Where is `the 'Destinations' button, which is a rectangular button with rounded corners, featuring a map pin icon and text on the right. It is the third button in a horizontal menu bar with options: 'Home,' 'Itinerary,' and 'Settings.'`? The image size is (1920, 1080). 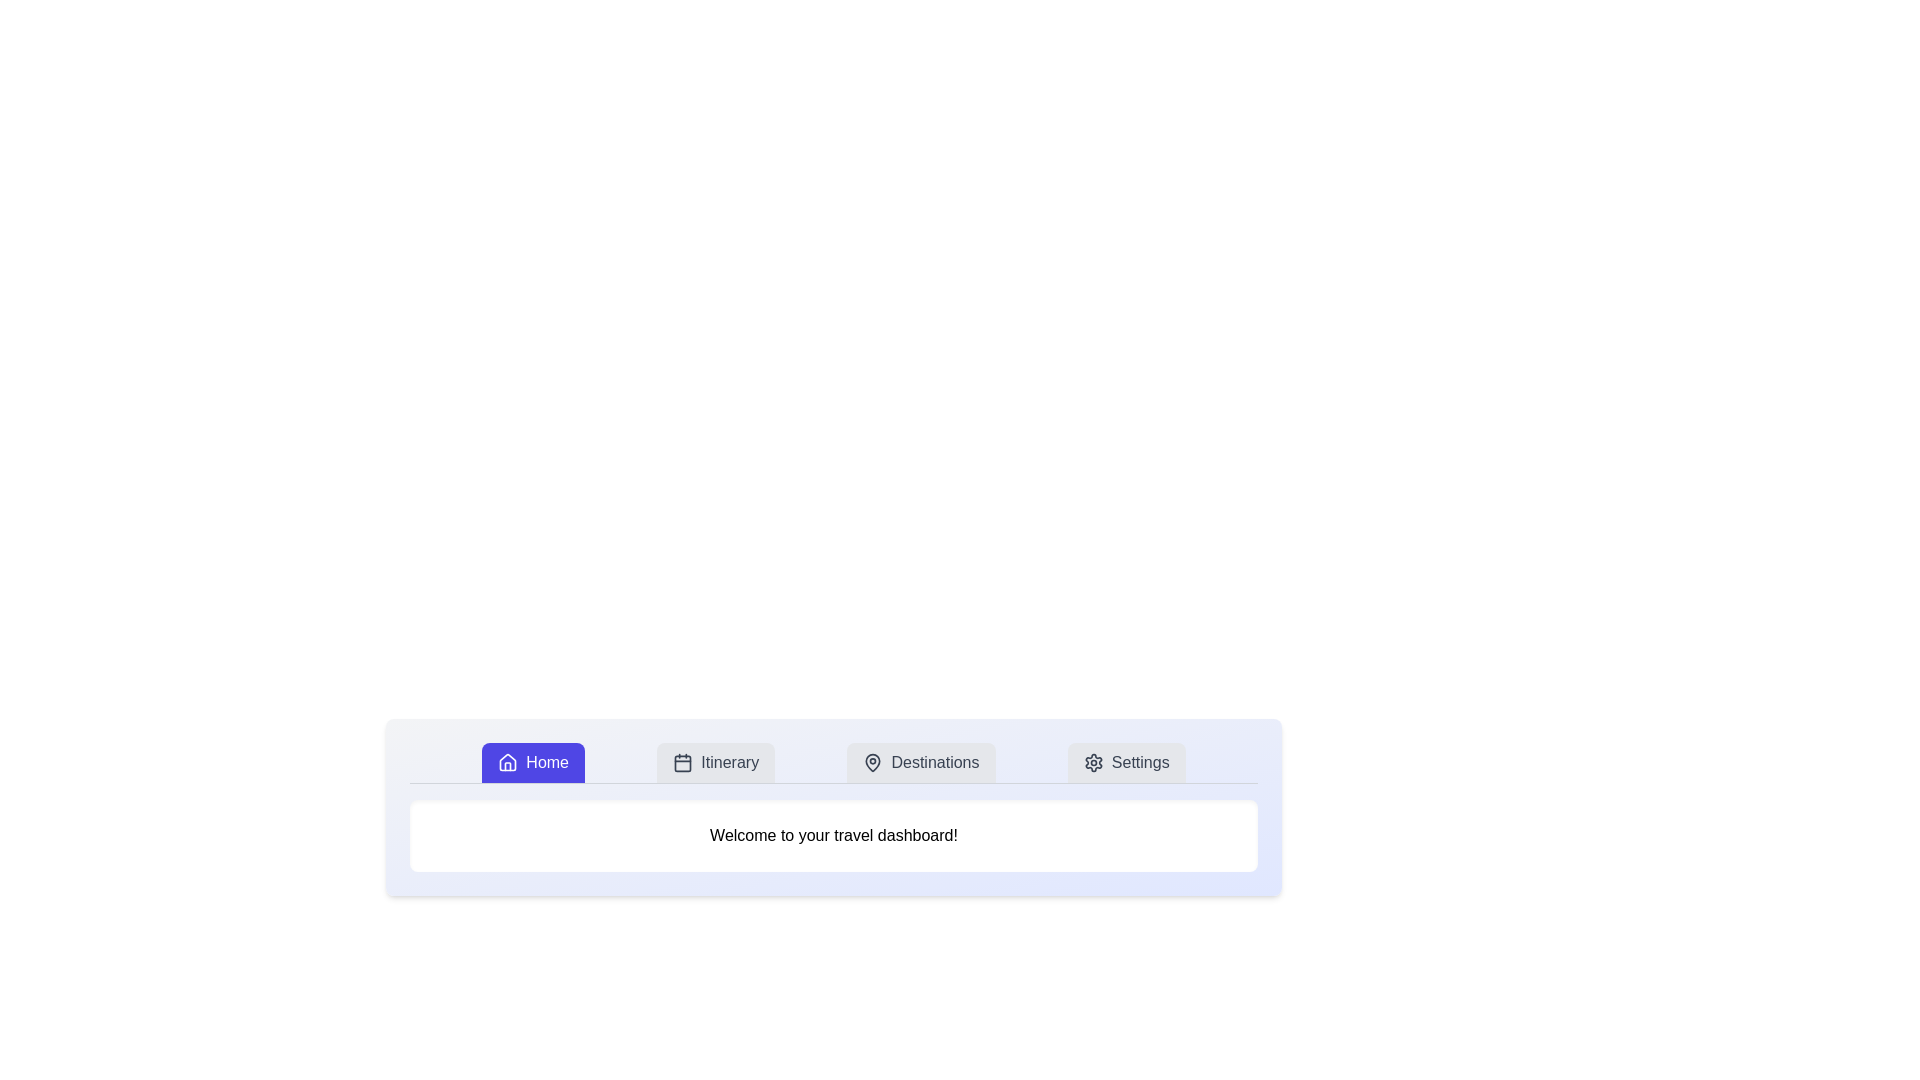
the 'Destinations' button, which is a rectangular button with rounded corners, featuring a map pin icon and text on the right. It is the third button in a horizontal menu bar with options: 'Home,' 'Itinerary,' and 'Settings.' is located at coordinates (920, 763).